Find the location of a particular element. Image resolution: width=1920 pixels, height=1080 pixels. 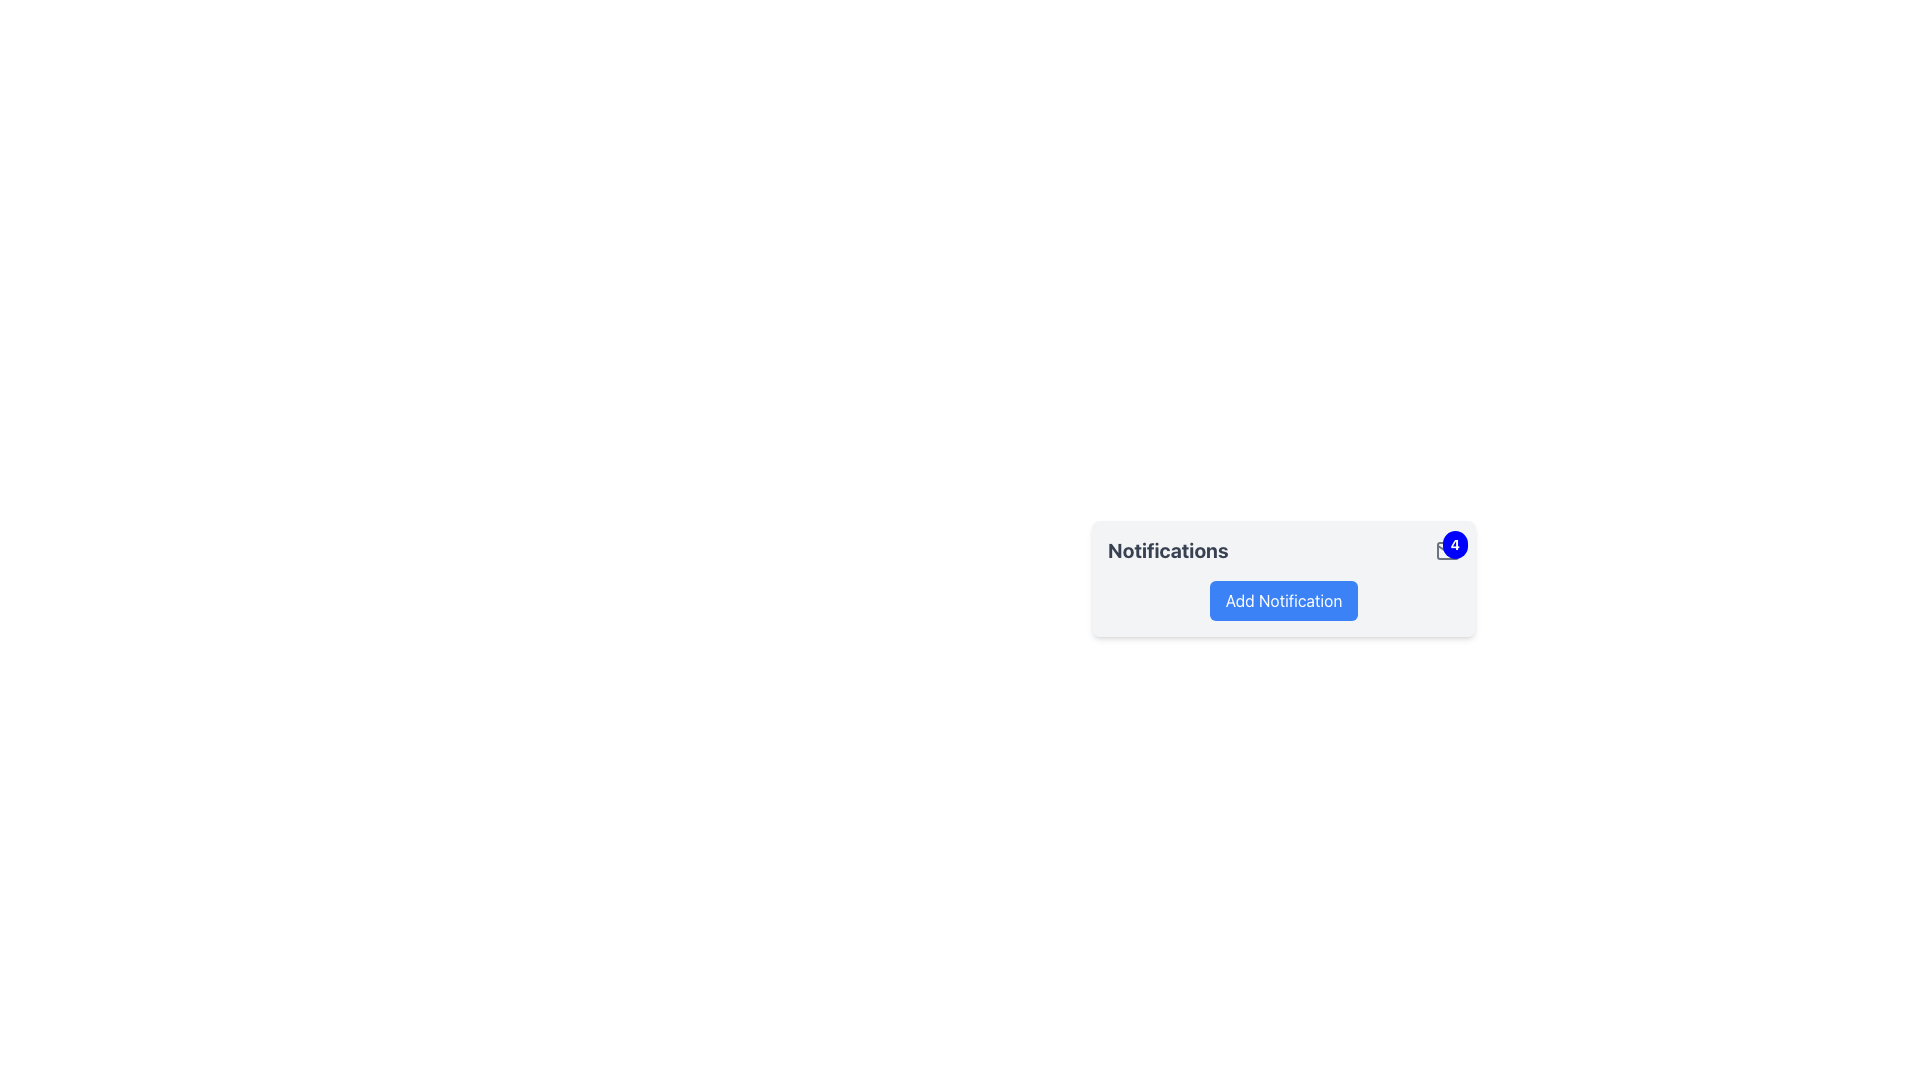

the circular badge with a blue background displaying the number '4' at the top-right corner of the Notifications section, next to the email icon is located at coordinates (1455, 544).